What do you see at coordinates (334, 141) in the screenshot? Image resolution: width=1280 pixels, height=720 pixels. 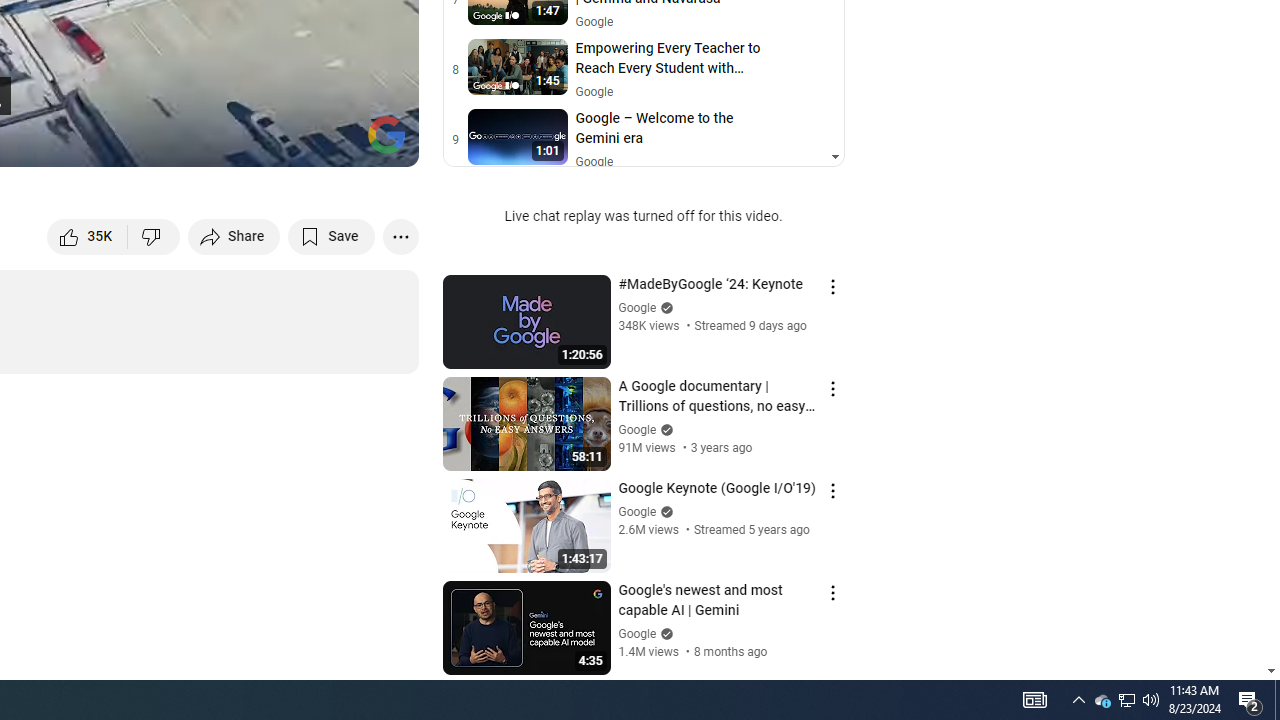 I see `'Theater mode (t)'` at bounding box center [334, 141].